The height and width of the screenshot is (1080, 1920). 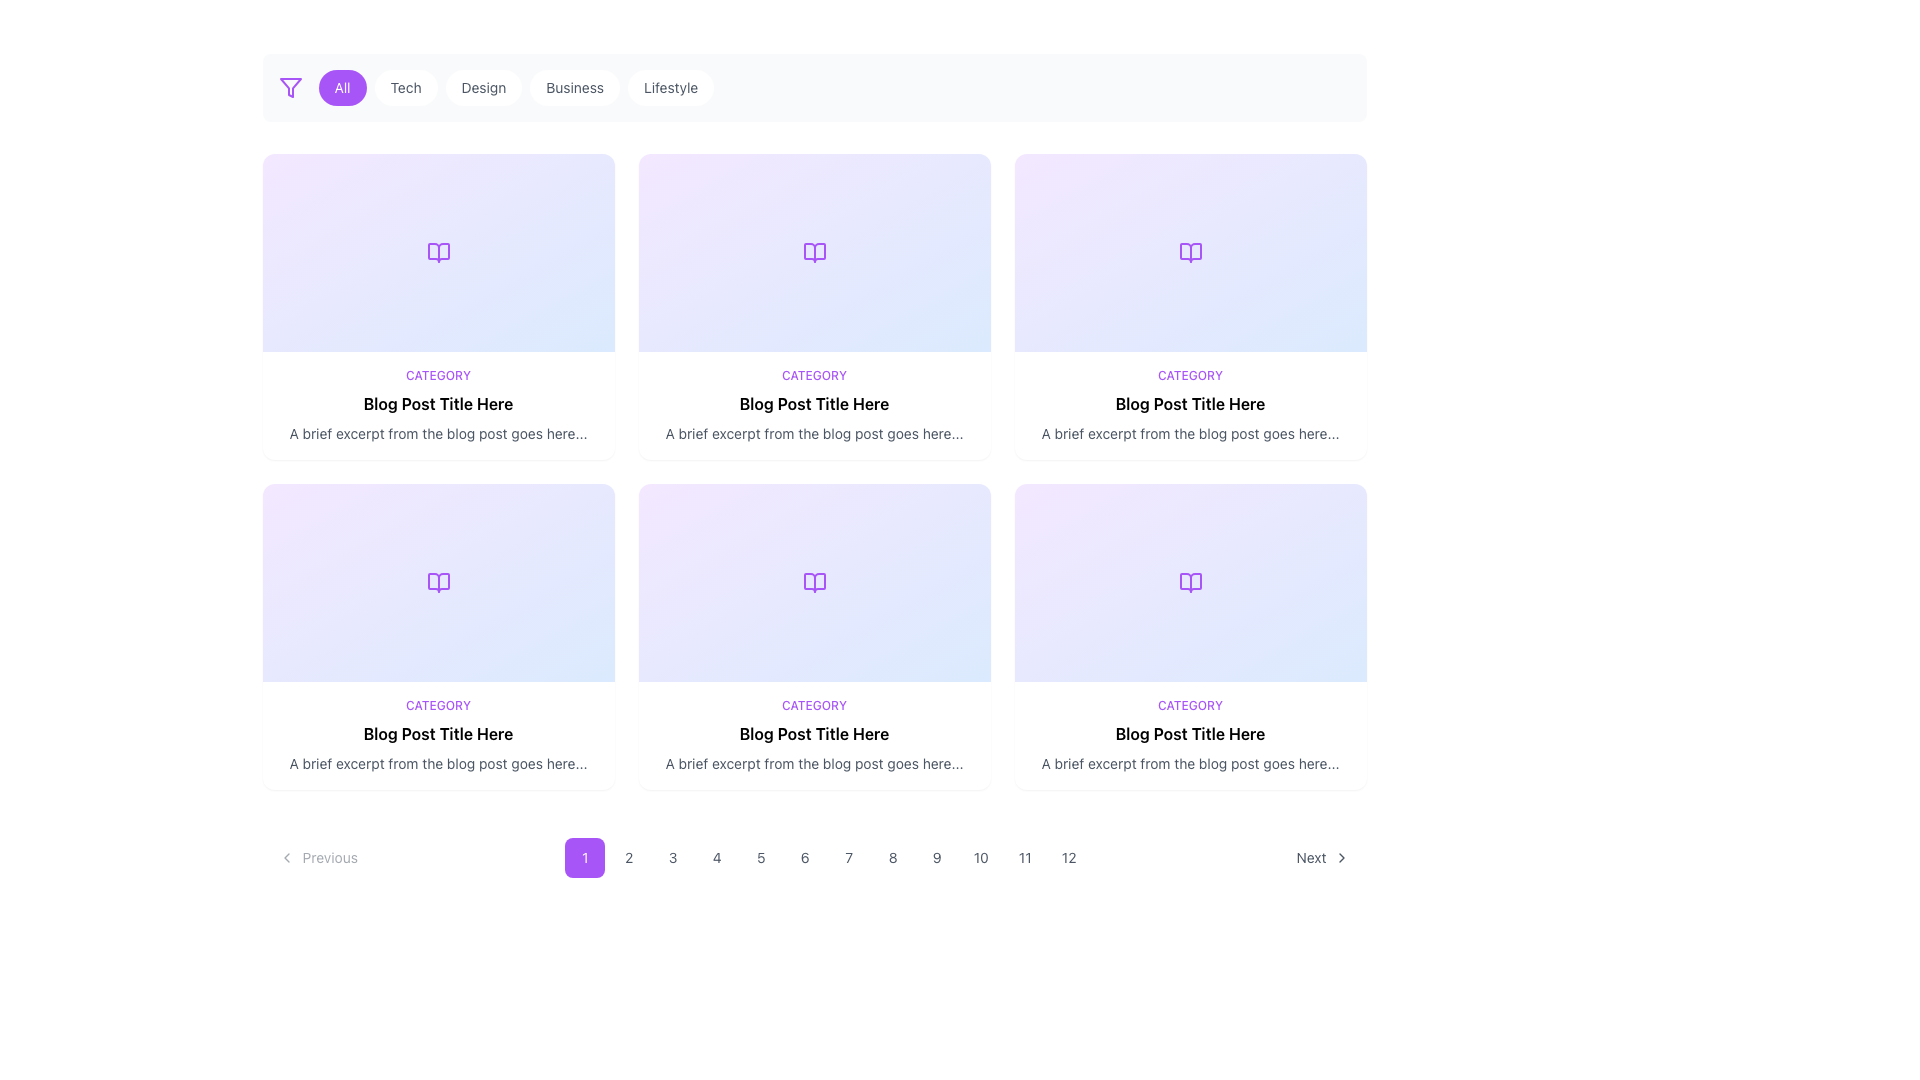 I want to click on the text label in the middle column of the second row of the grid layout, so click(x=814, y=733).